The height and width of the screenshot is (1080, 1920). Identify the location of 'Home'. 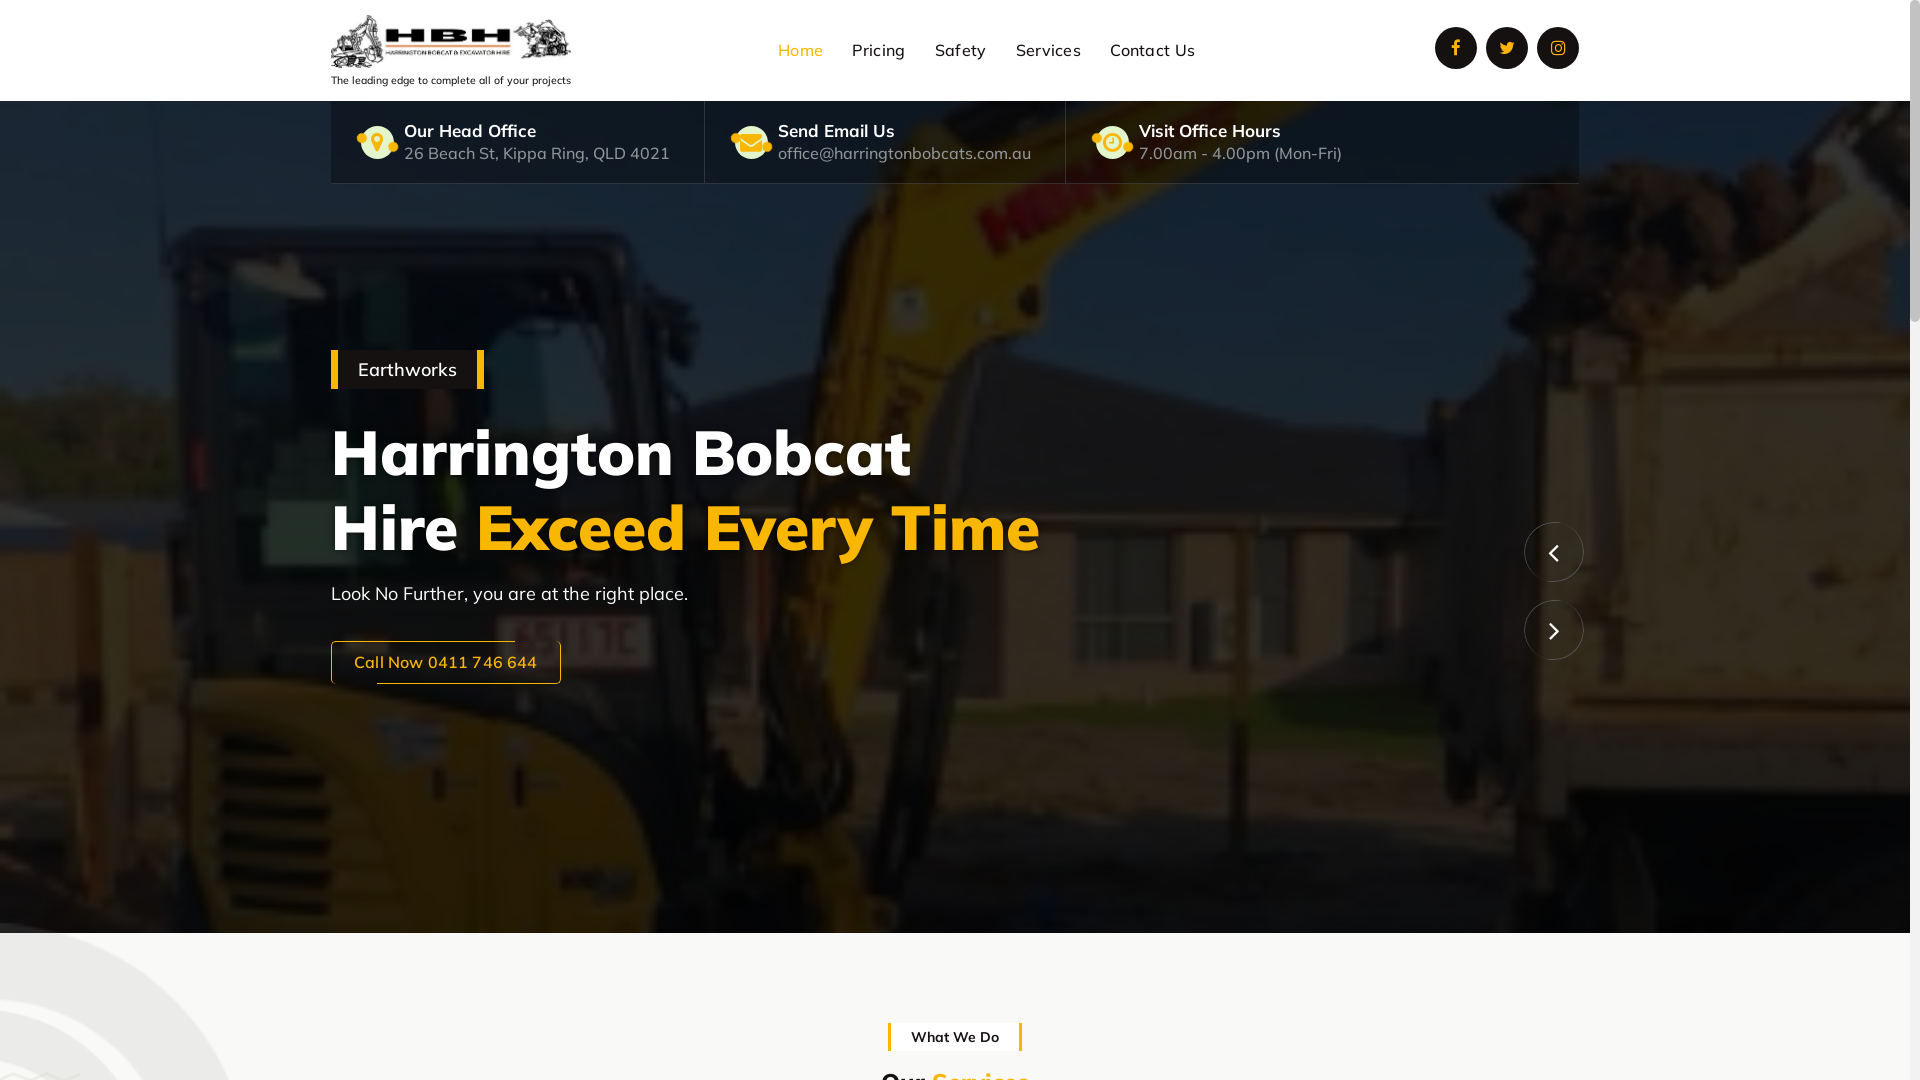
(800, 49).